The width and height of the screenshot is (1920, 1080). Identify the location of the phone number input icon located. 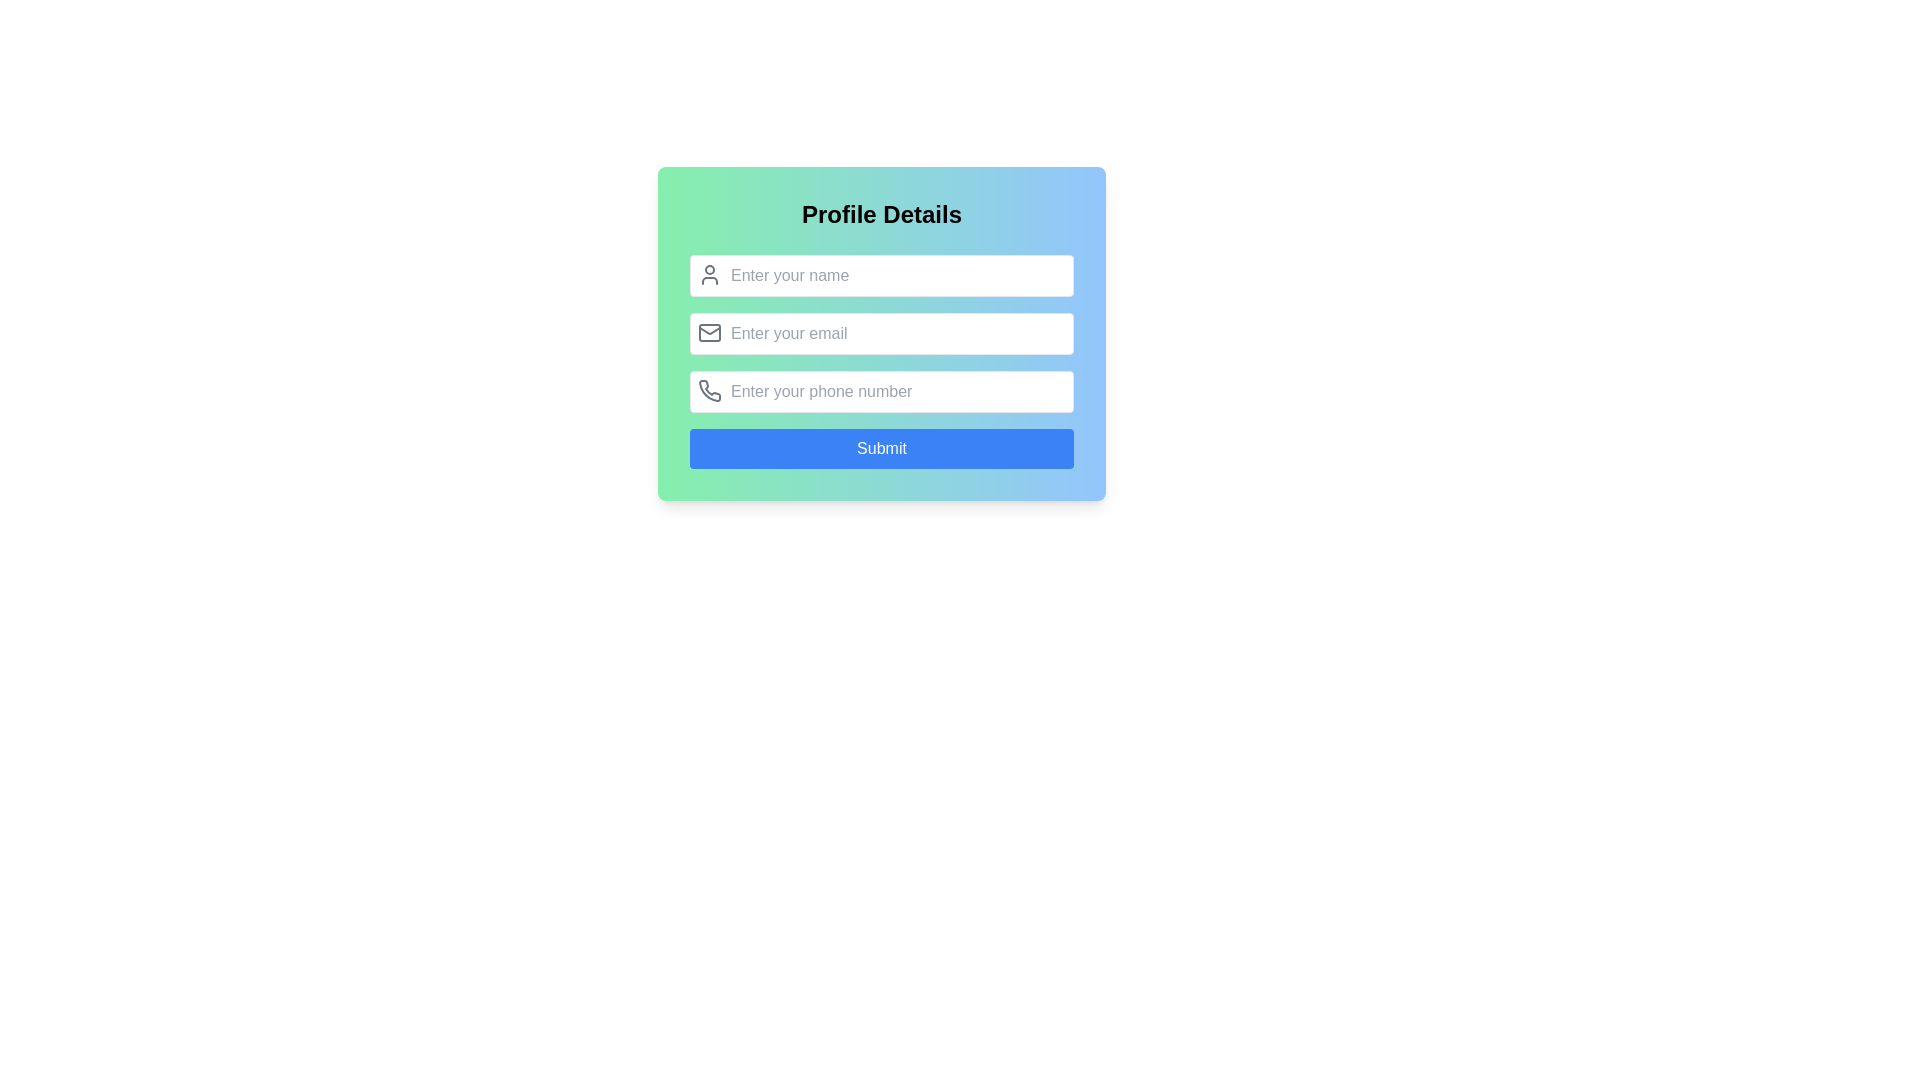
(710, 390).